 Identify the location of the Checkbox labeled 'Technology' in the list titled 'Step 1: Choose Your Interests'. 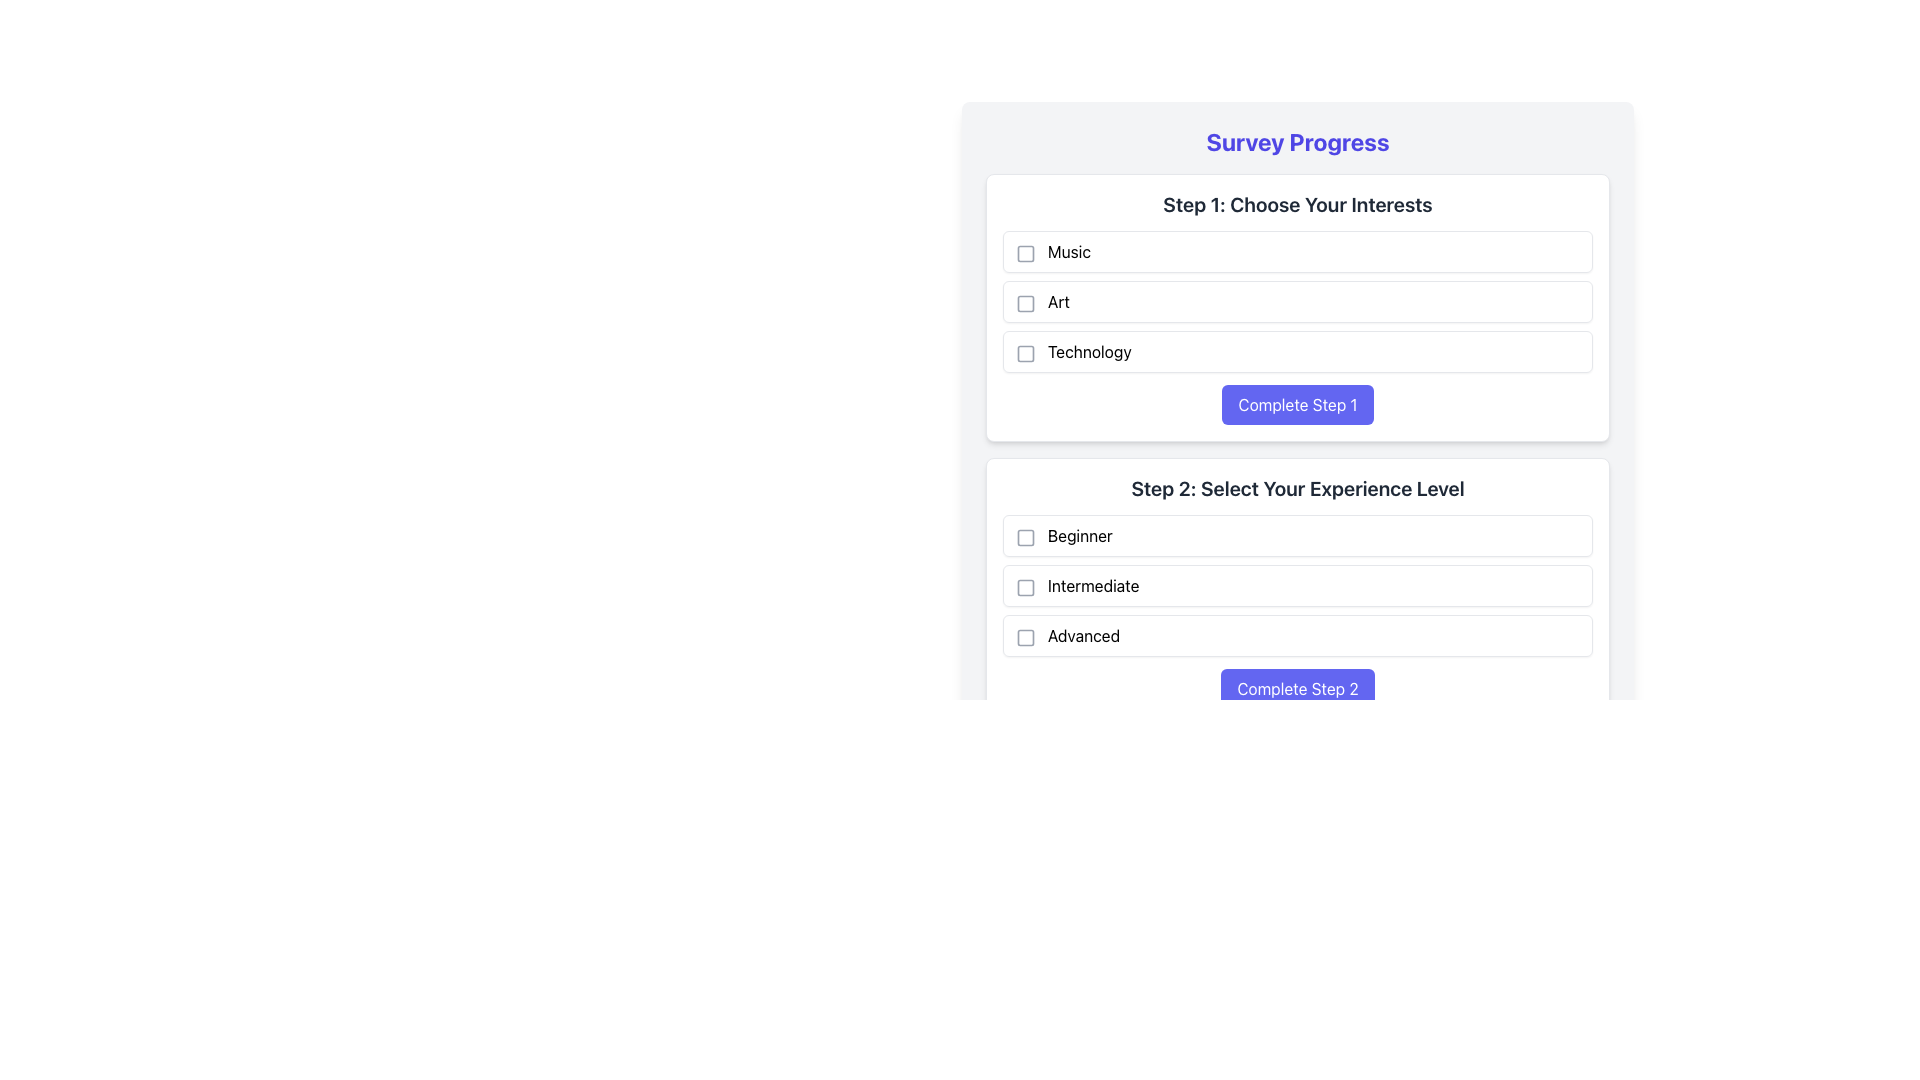
(1297, 350).